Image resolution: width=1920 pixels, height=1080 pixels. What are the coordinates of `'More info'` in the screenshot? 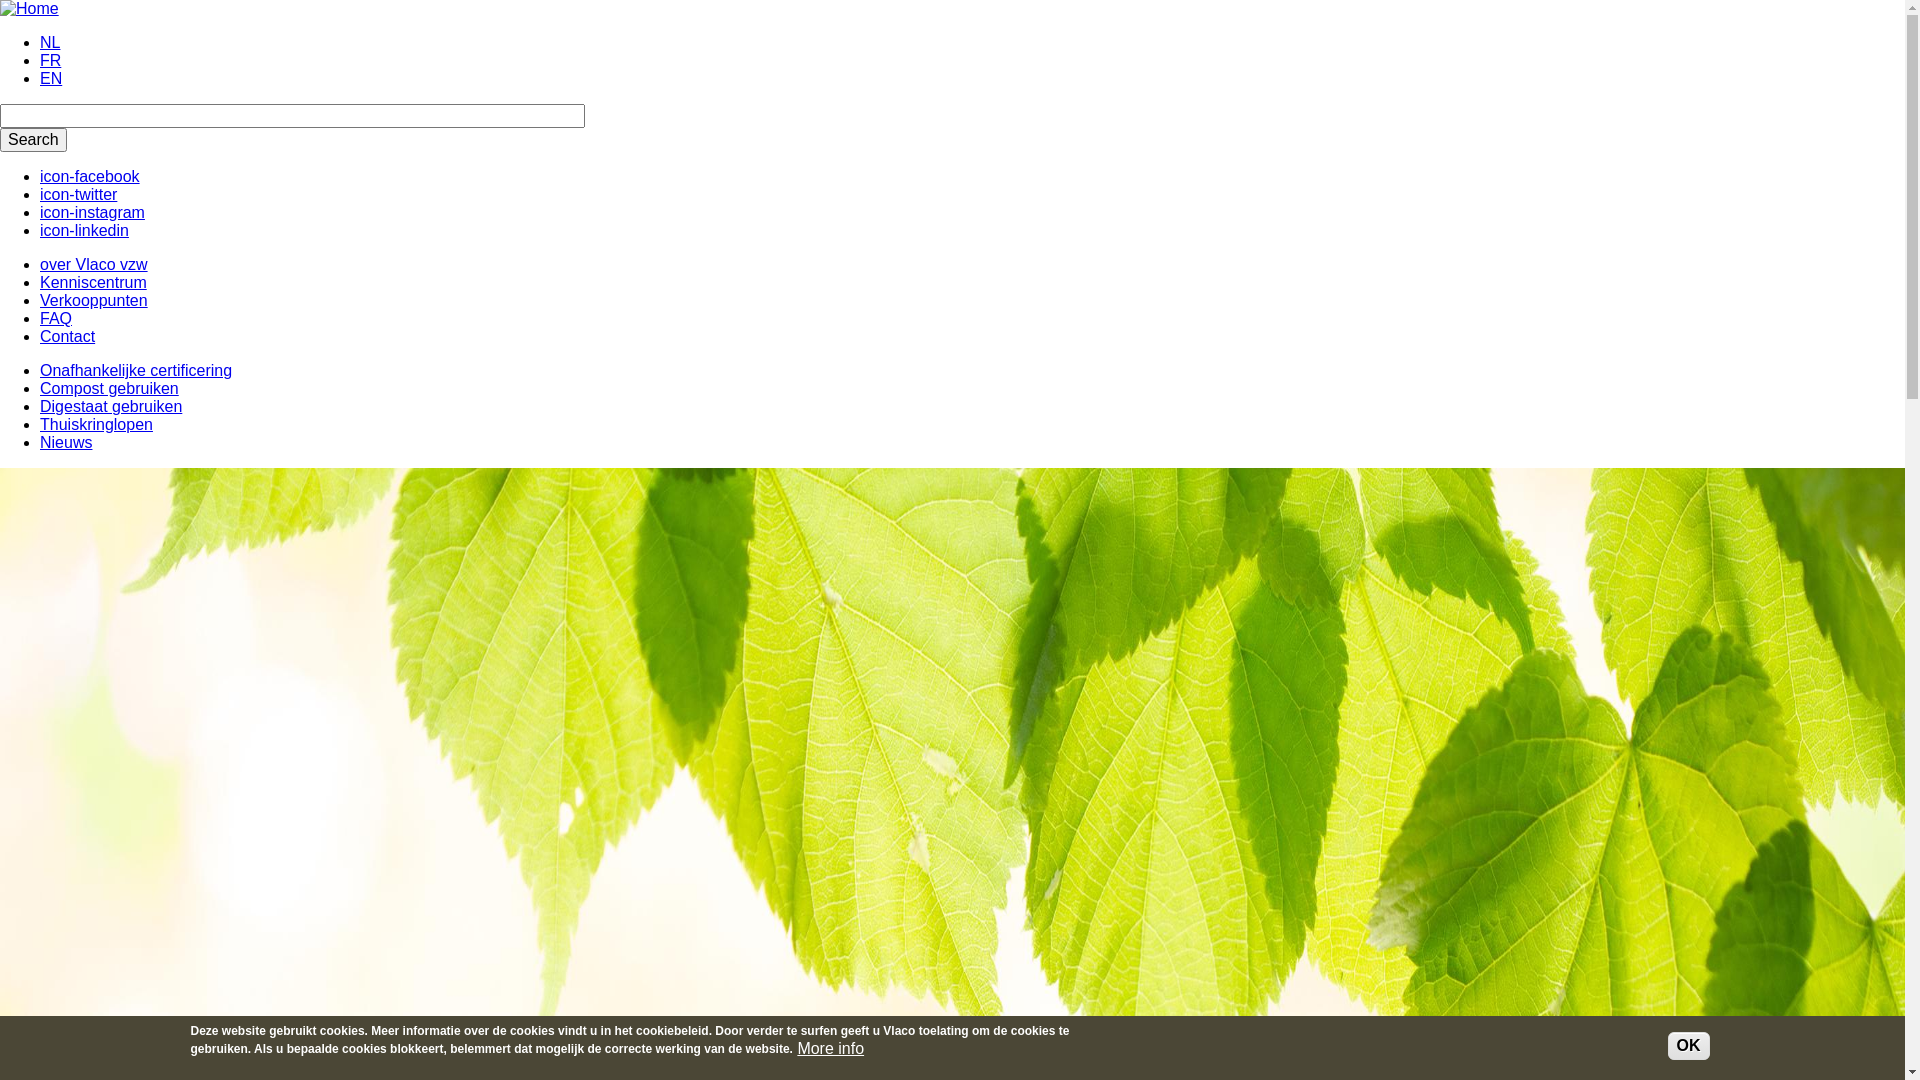 It's located at (830, 1048).